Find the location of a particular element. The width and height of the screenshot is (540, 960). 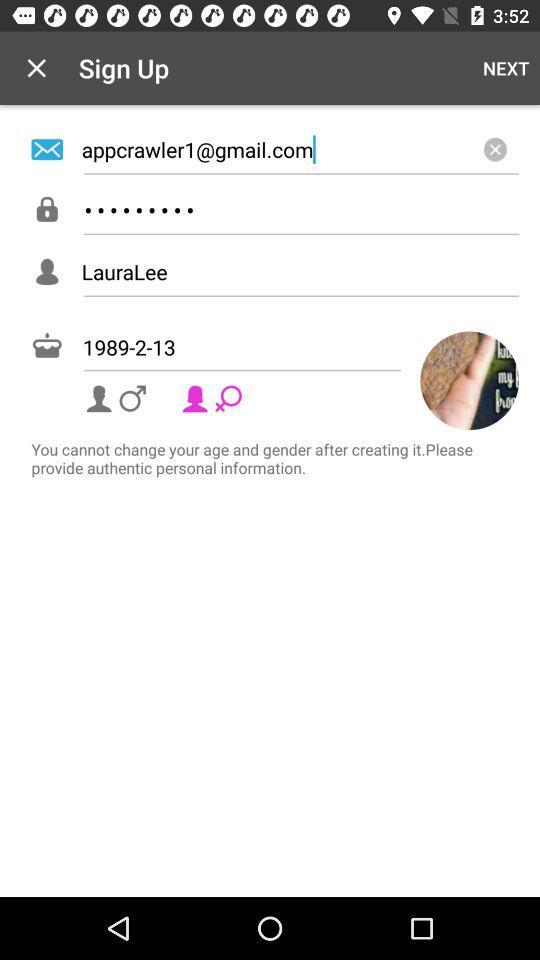

appcrawler1@gmail.com icon is located at coordinates (299, 148).